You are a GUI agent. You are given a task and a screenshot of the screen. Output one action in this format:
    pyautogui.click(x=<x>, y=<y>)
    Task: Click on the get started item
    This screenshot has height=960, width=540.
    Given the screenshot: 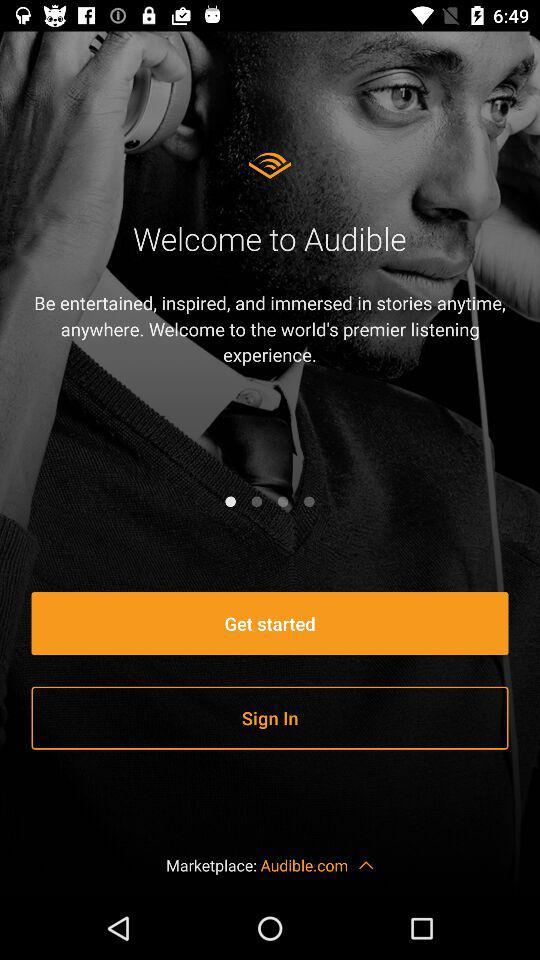 What is the action you would take?
    pyautogui.click(x=270, y=622)
    